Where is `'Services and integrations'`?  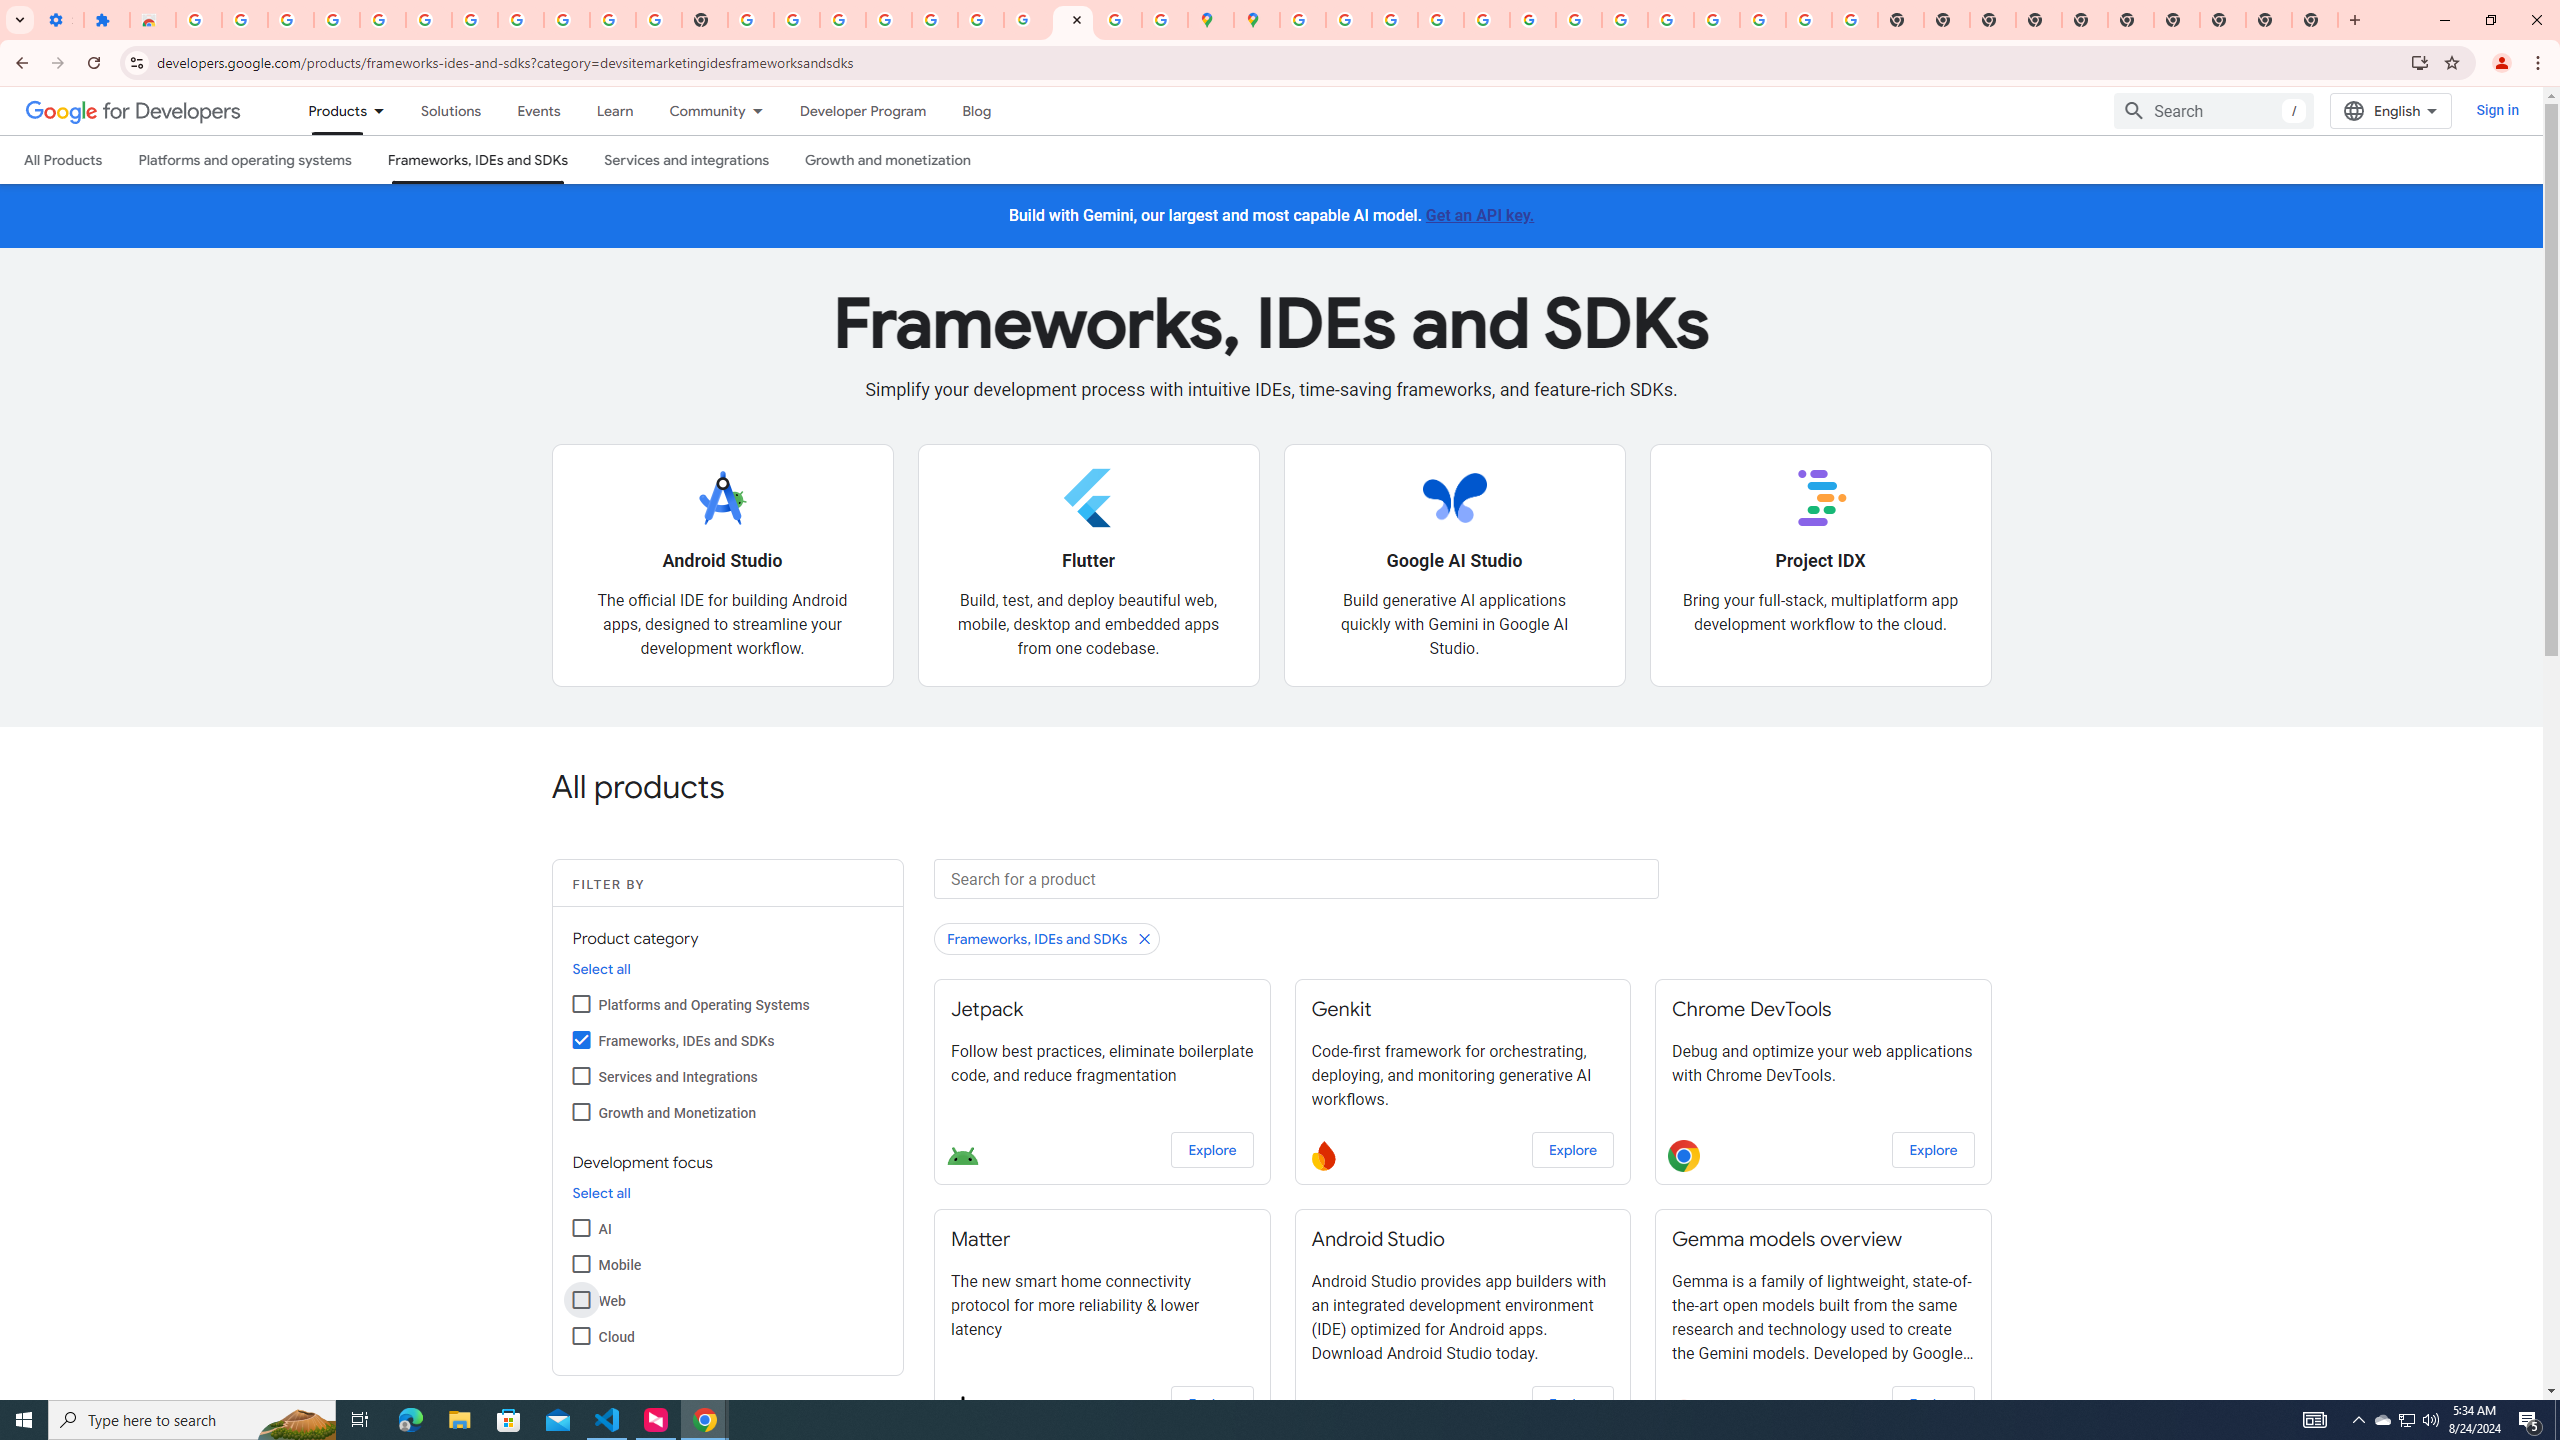
'Services and integrations' is located at coordinates (686, 158).